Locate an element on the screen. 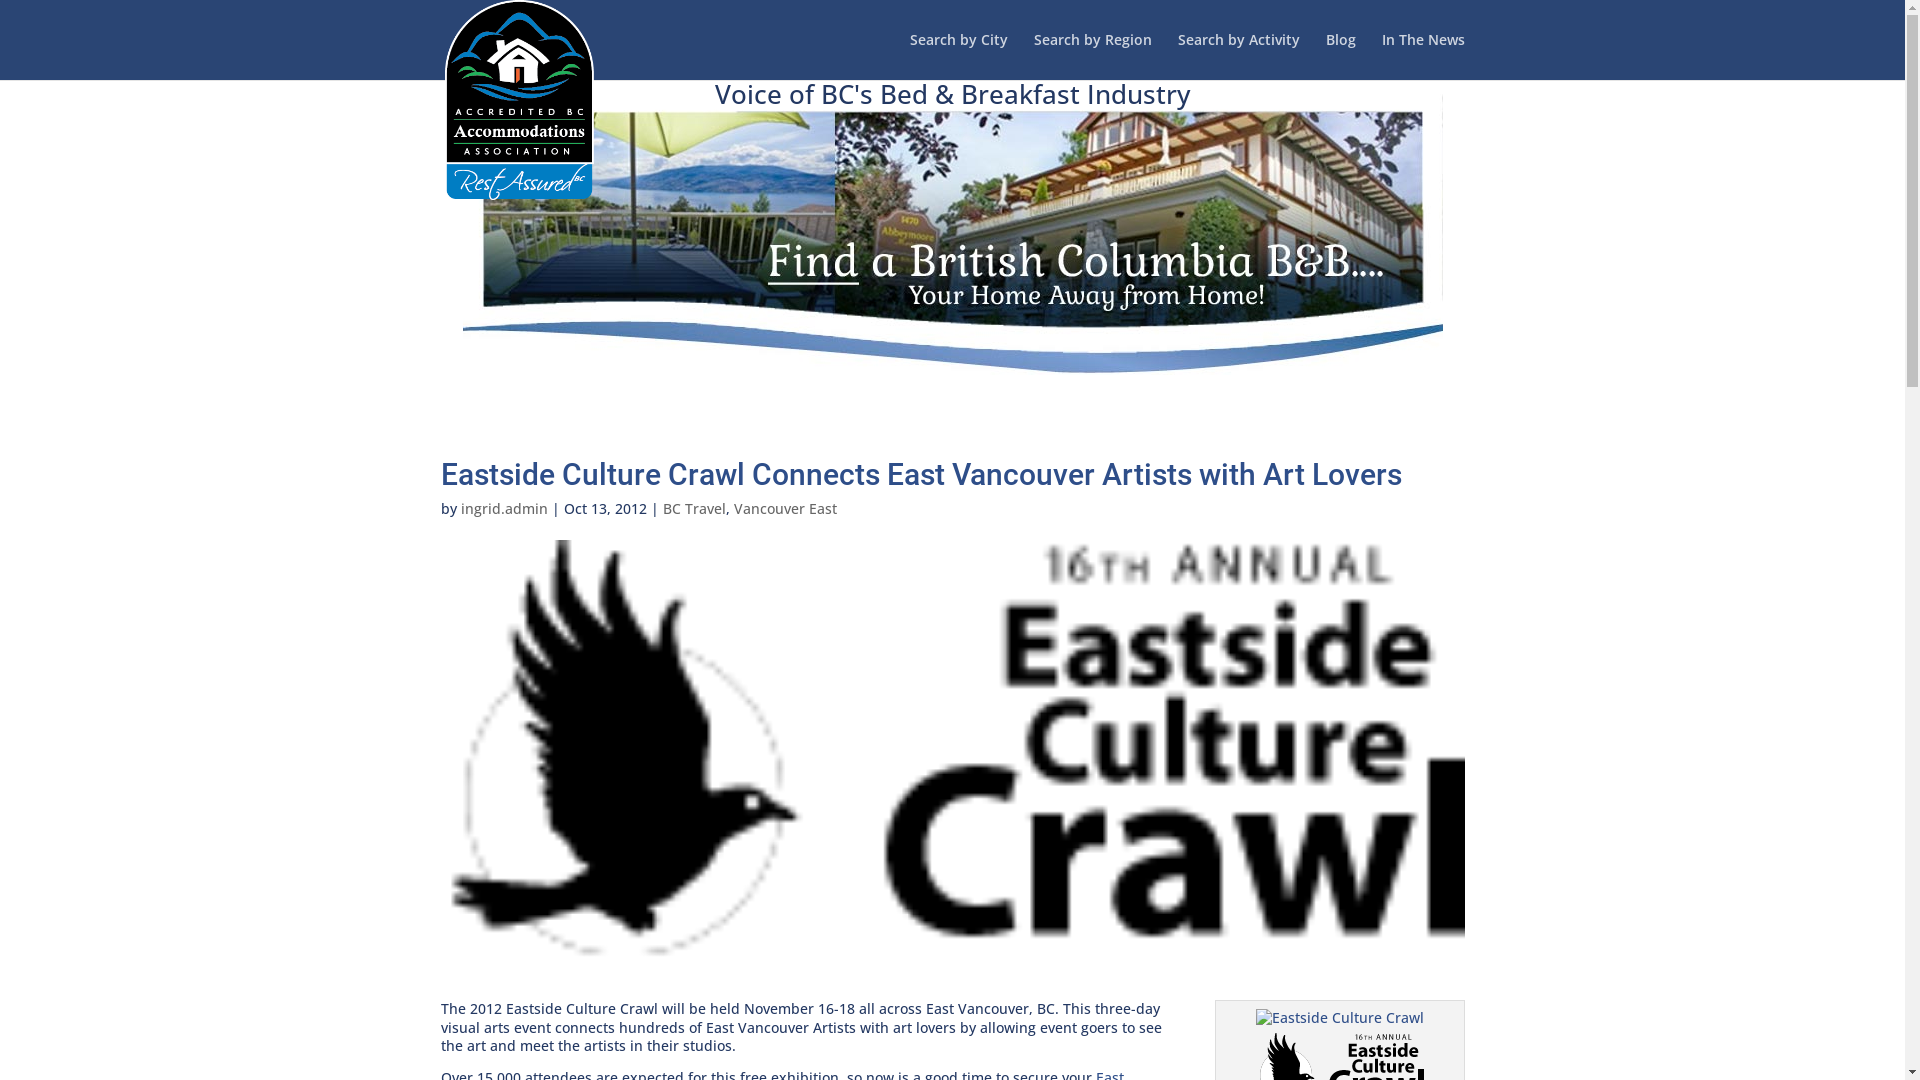 The width and height of the screenshot is (1920, 1080). 'Search by Region' is located at coordinates (1092, 55).